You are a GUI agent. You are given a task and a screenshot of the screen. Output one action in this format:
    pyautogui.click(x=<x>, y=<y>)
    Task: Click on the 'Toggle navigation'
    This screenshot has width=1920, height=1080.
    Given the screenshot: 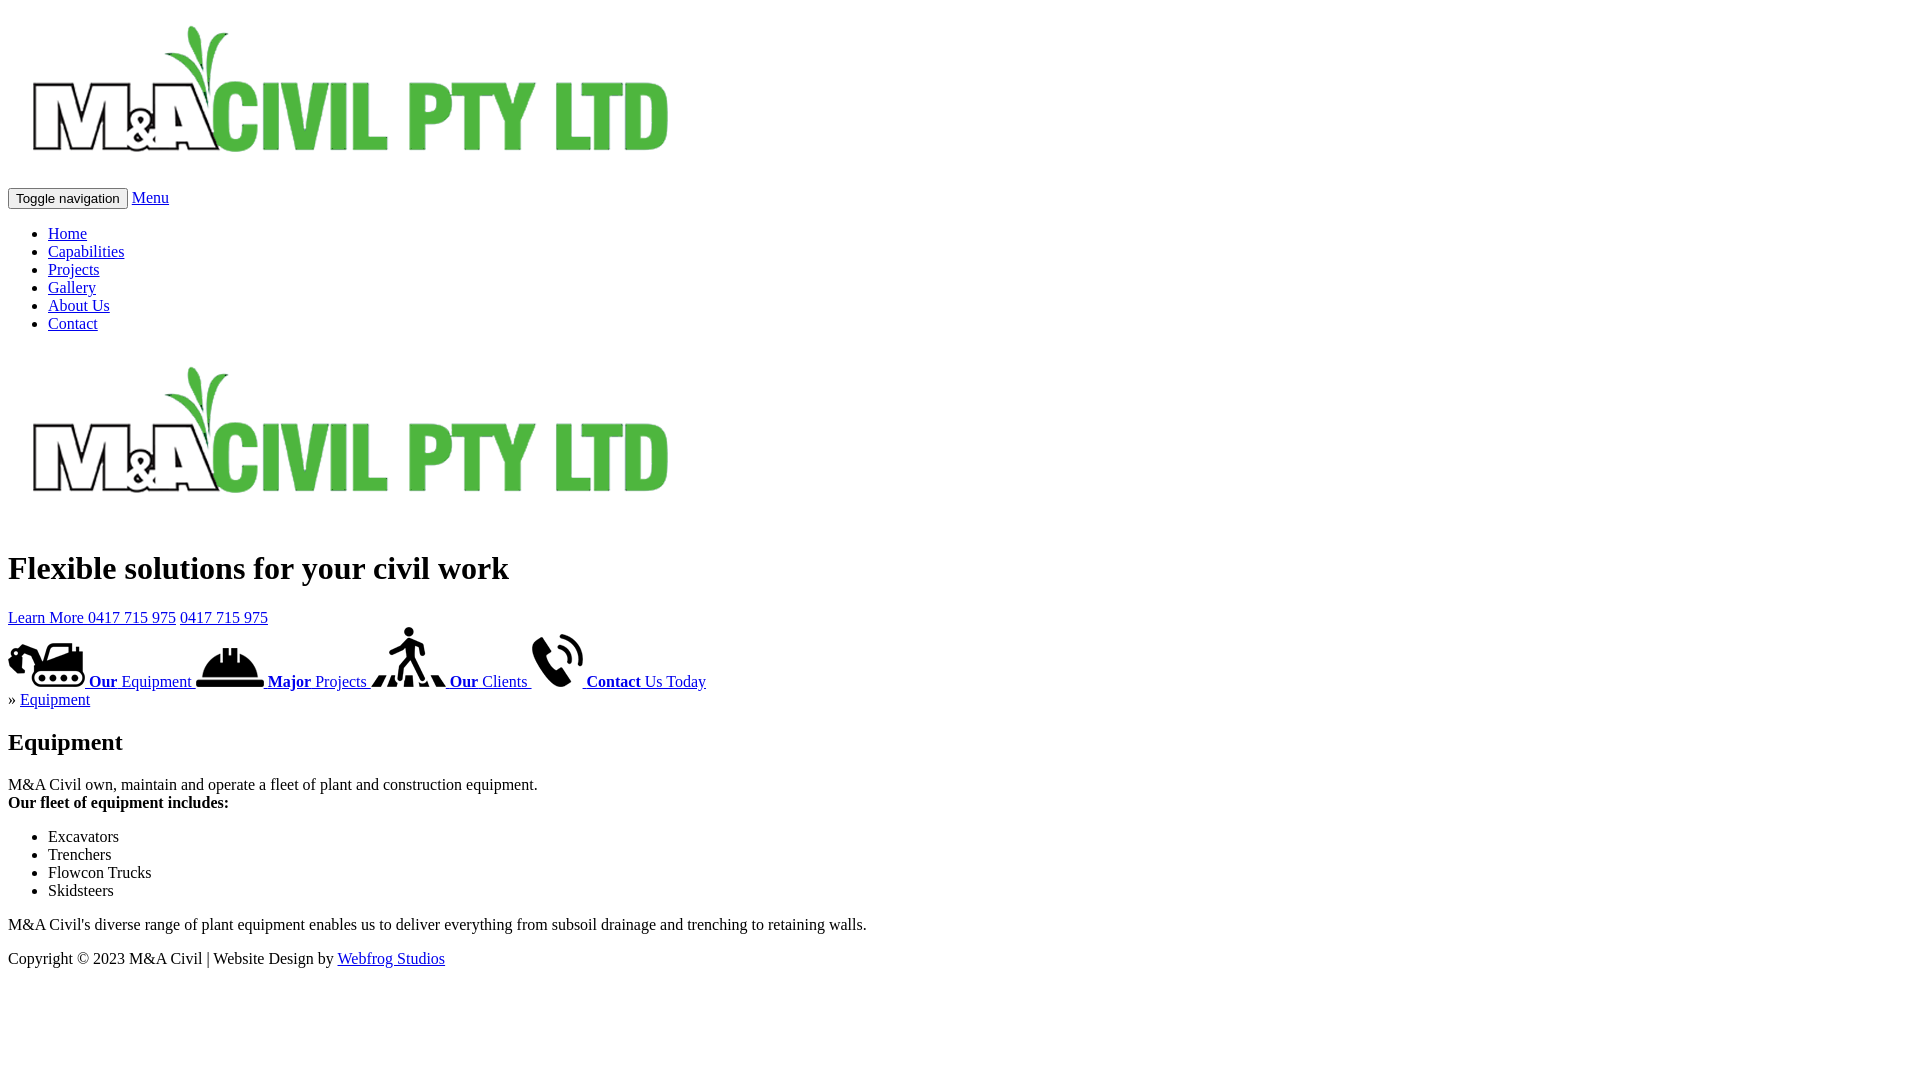 What is the action you would take?
    pyautogui.click(x=67, y=198)
    